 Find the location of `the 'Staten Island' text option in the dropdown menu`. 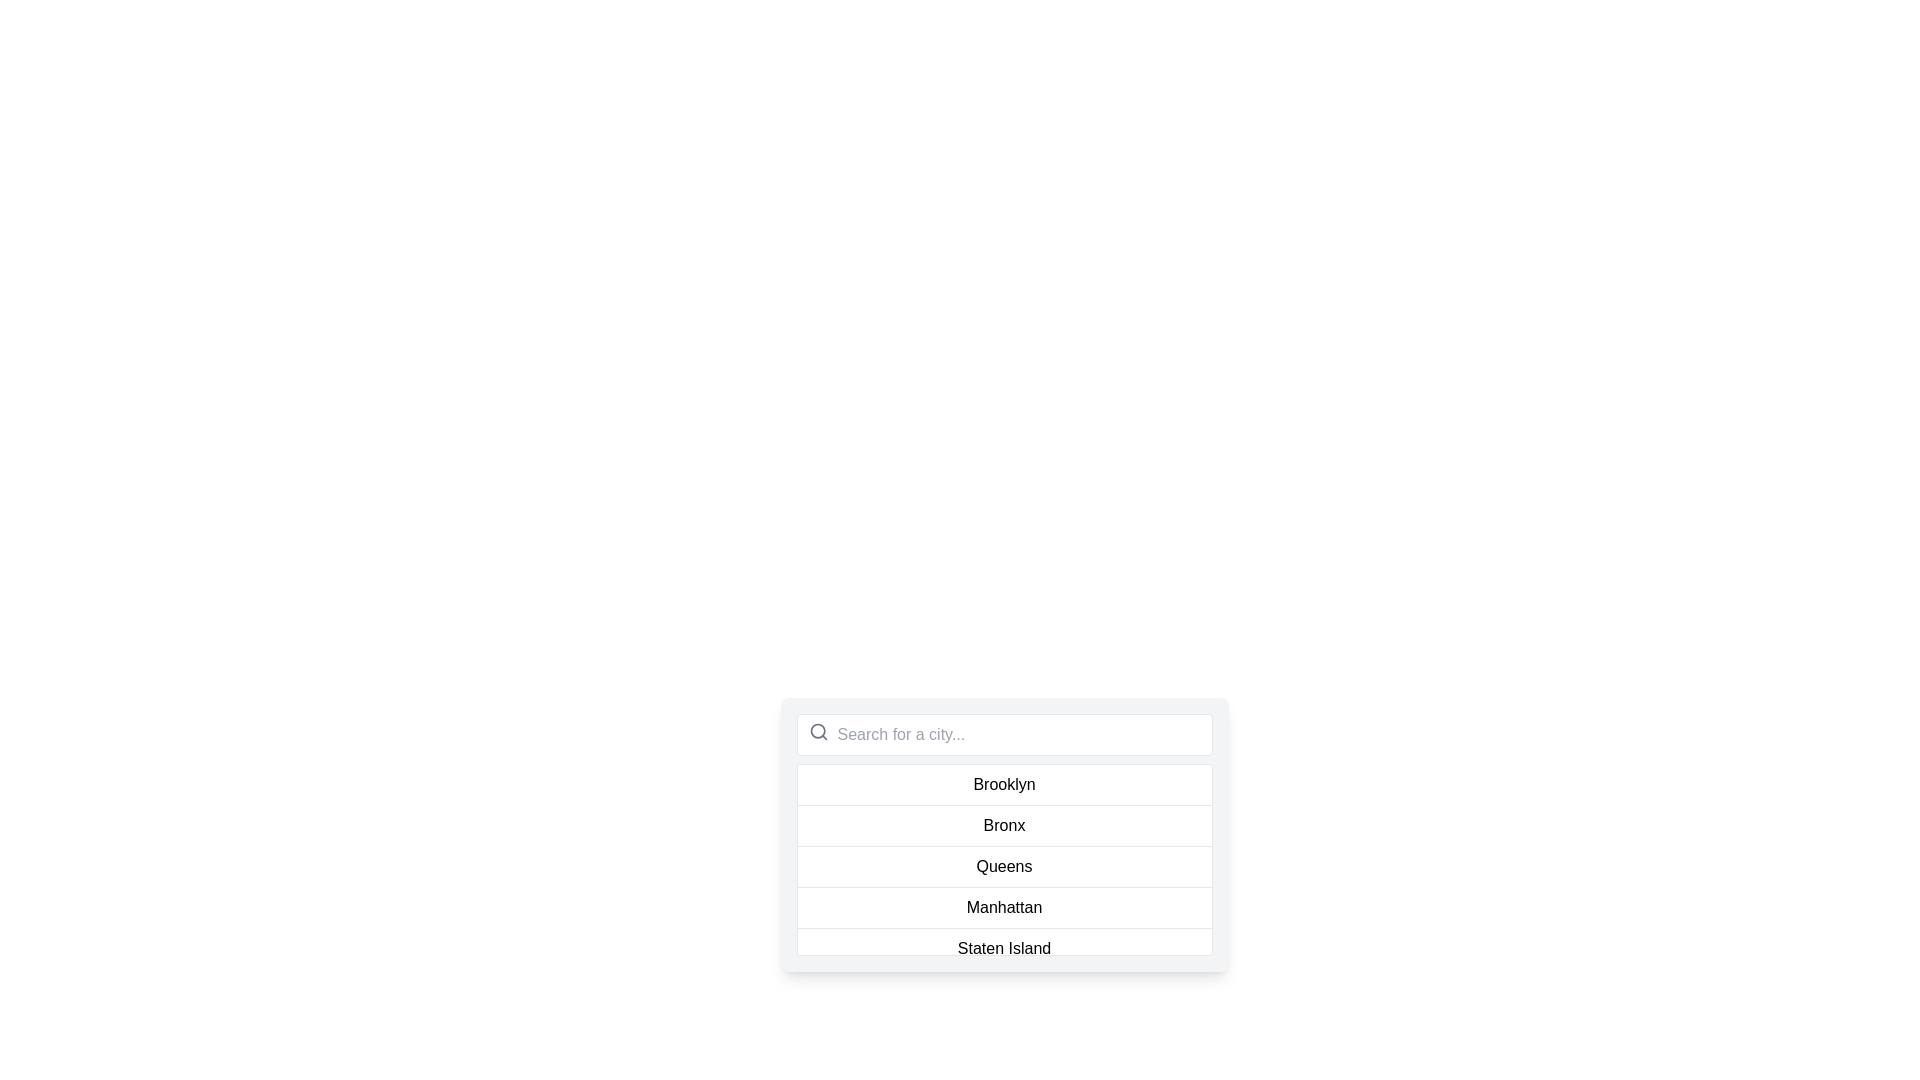

the 'Staten Island' text option in the dropdown menu is located at coordinates (1004, 947).